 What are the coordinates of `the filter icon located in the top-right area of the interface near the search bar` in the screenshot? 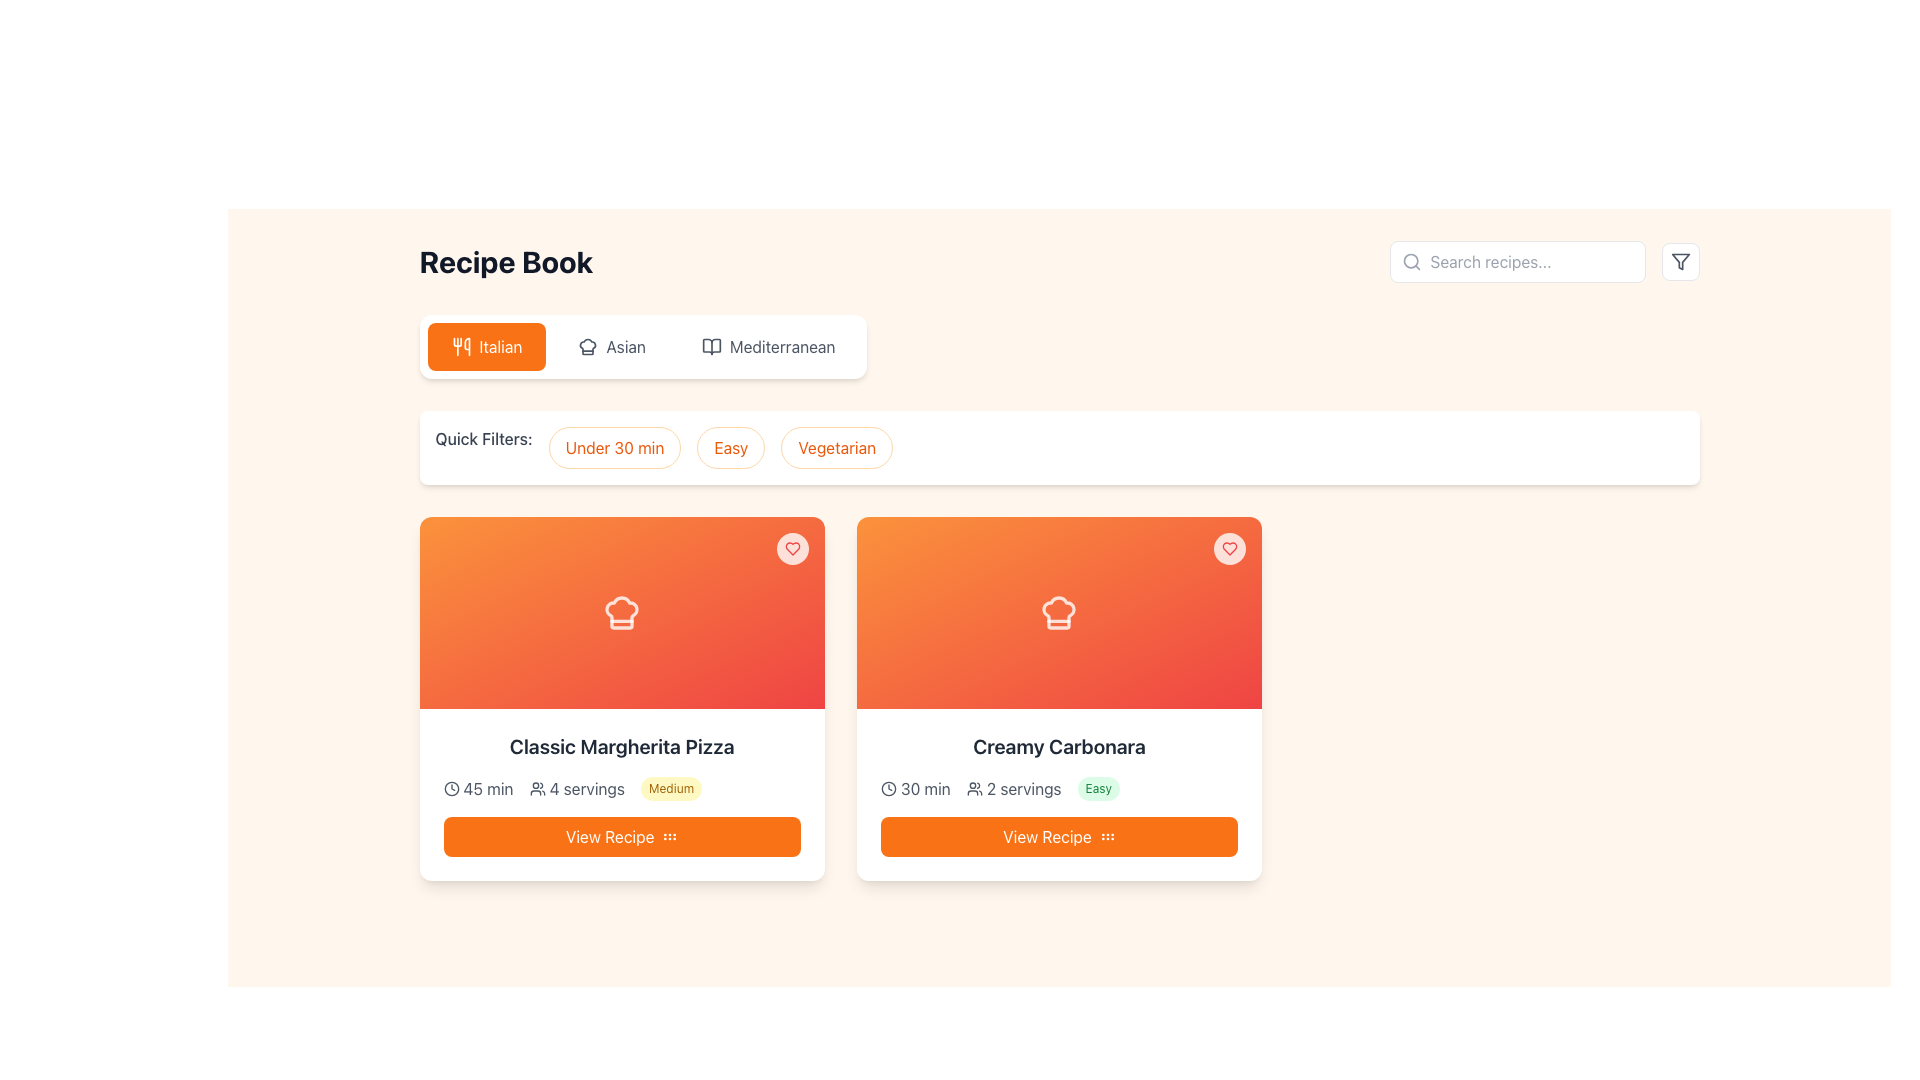 It's located at (1680, 261).